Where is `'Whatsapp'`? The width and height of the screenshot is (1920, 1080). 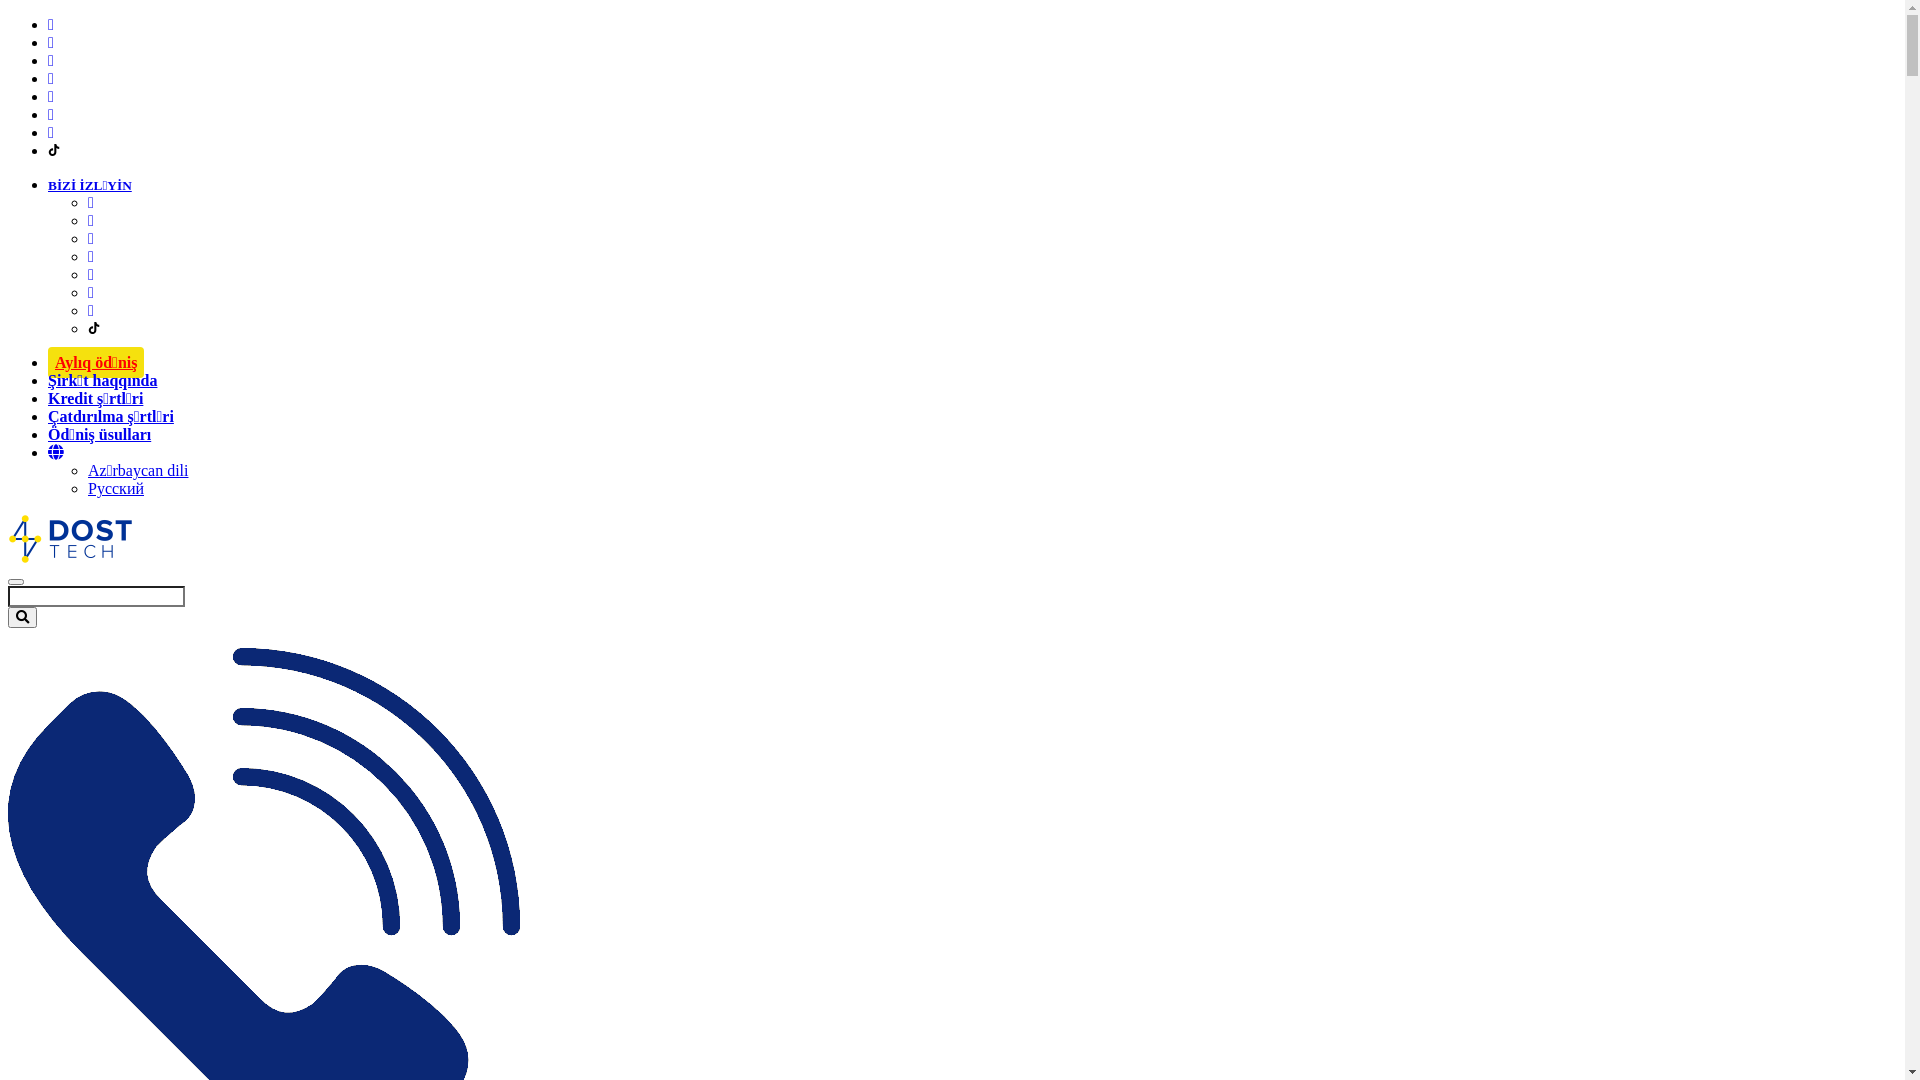
'Whatsapp' is located at coordinates (90, 274).